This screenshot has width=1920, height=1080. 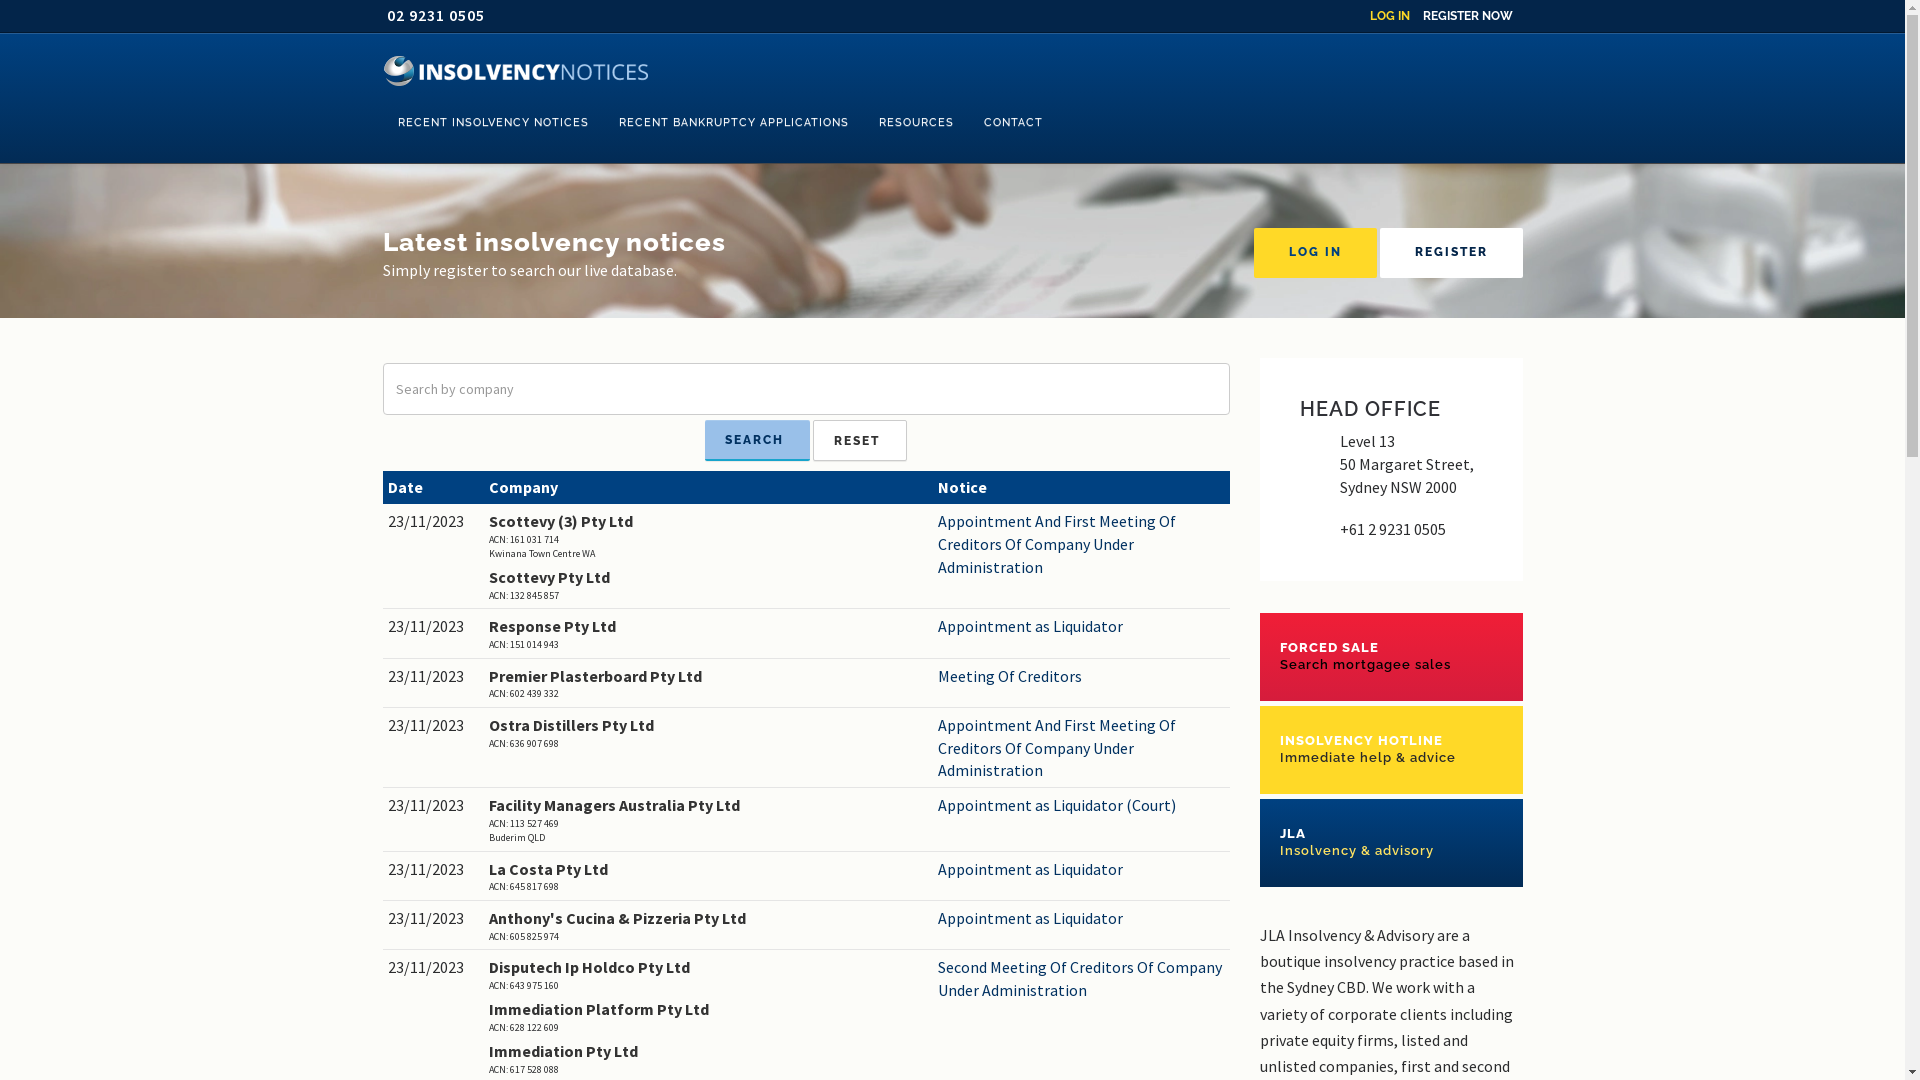 I want to click on 'Appointment as Liquidator', so click(x=1080, y=625).